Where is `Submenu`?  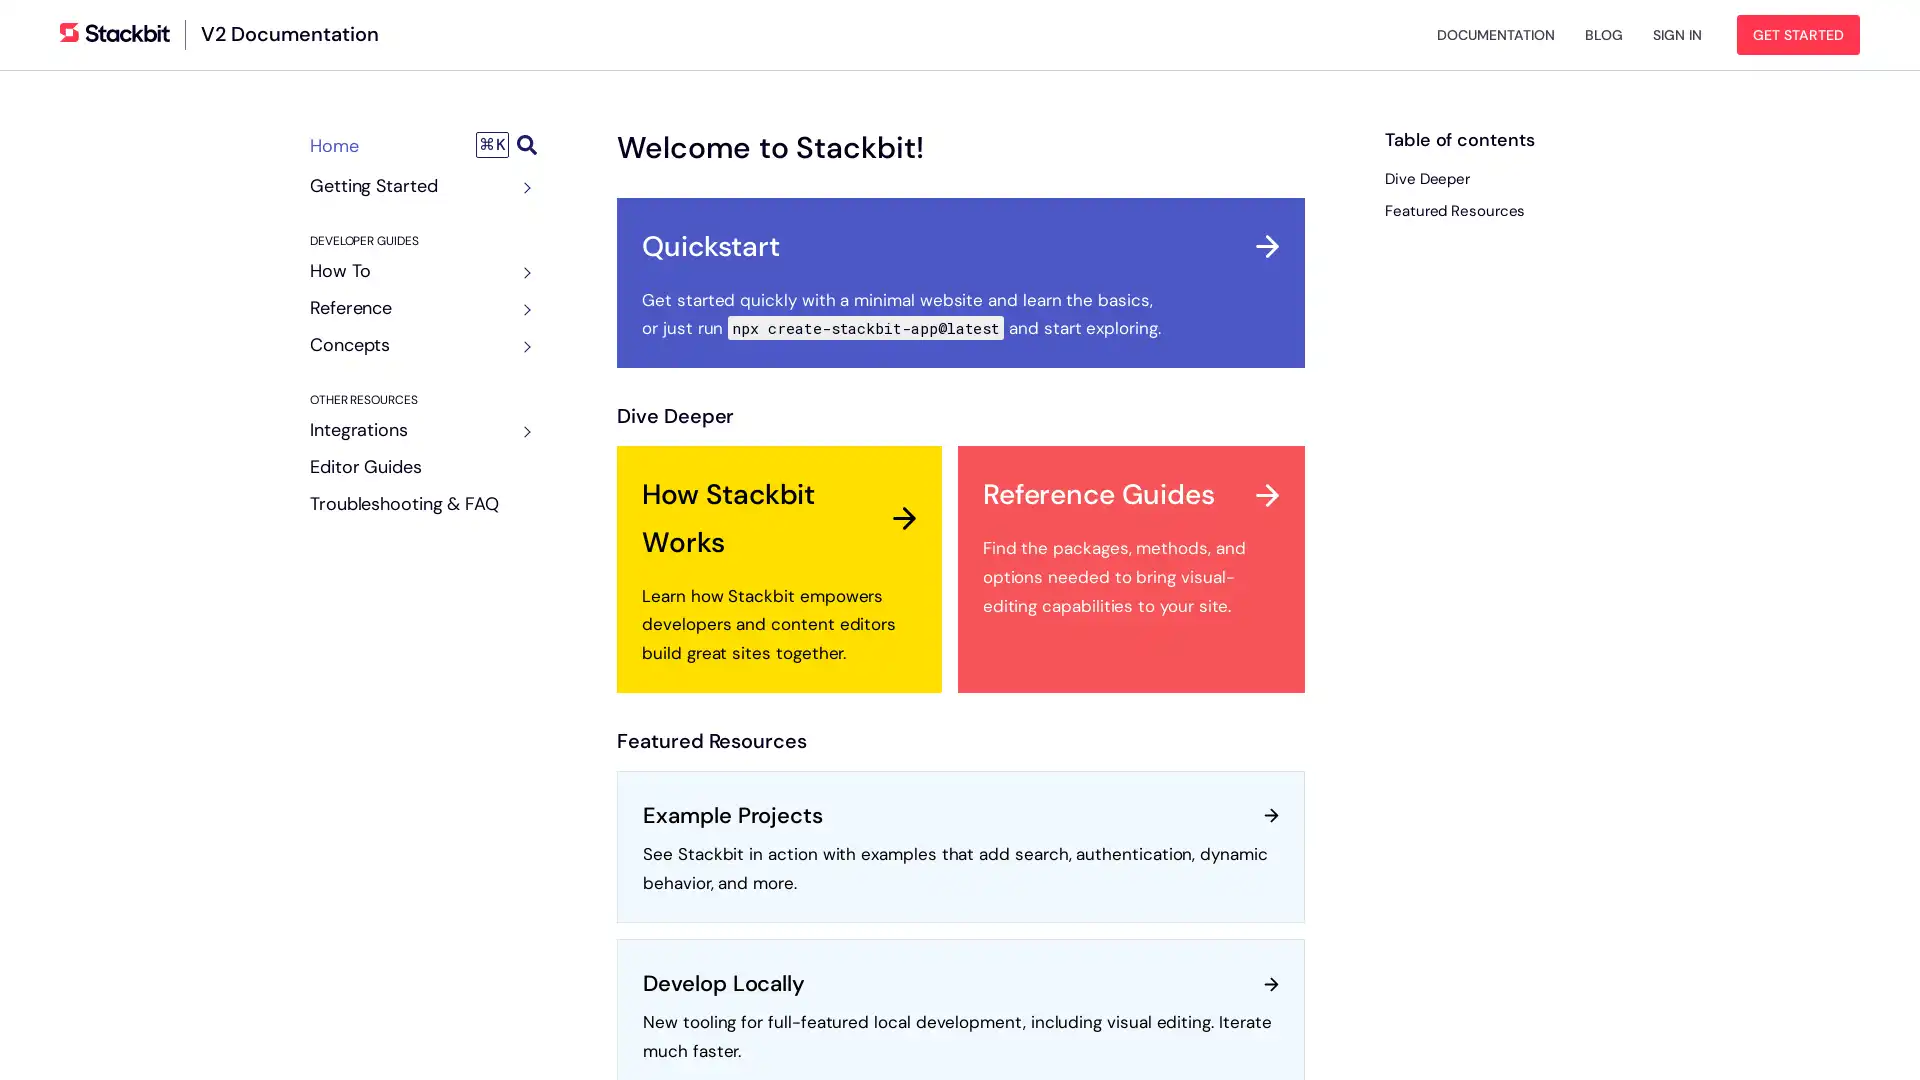
Submenu is located at coordinates (522, 309).